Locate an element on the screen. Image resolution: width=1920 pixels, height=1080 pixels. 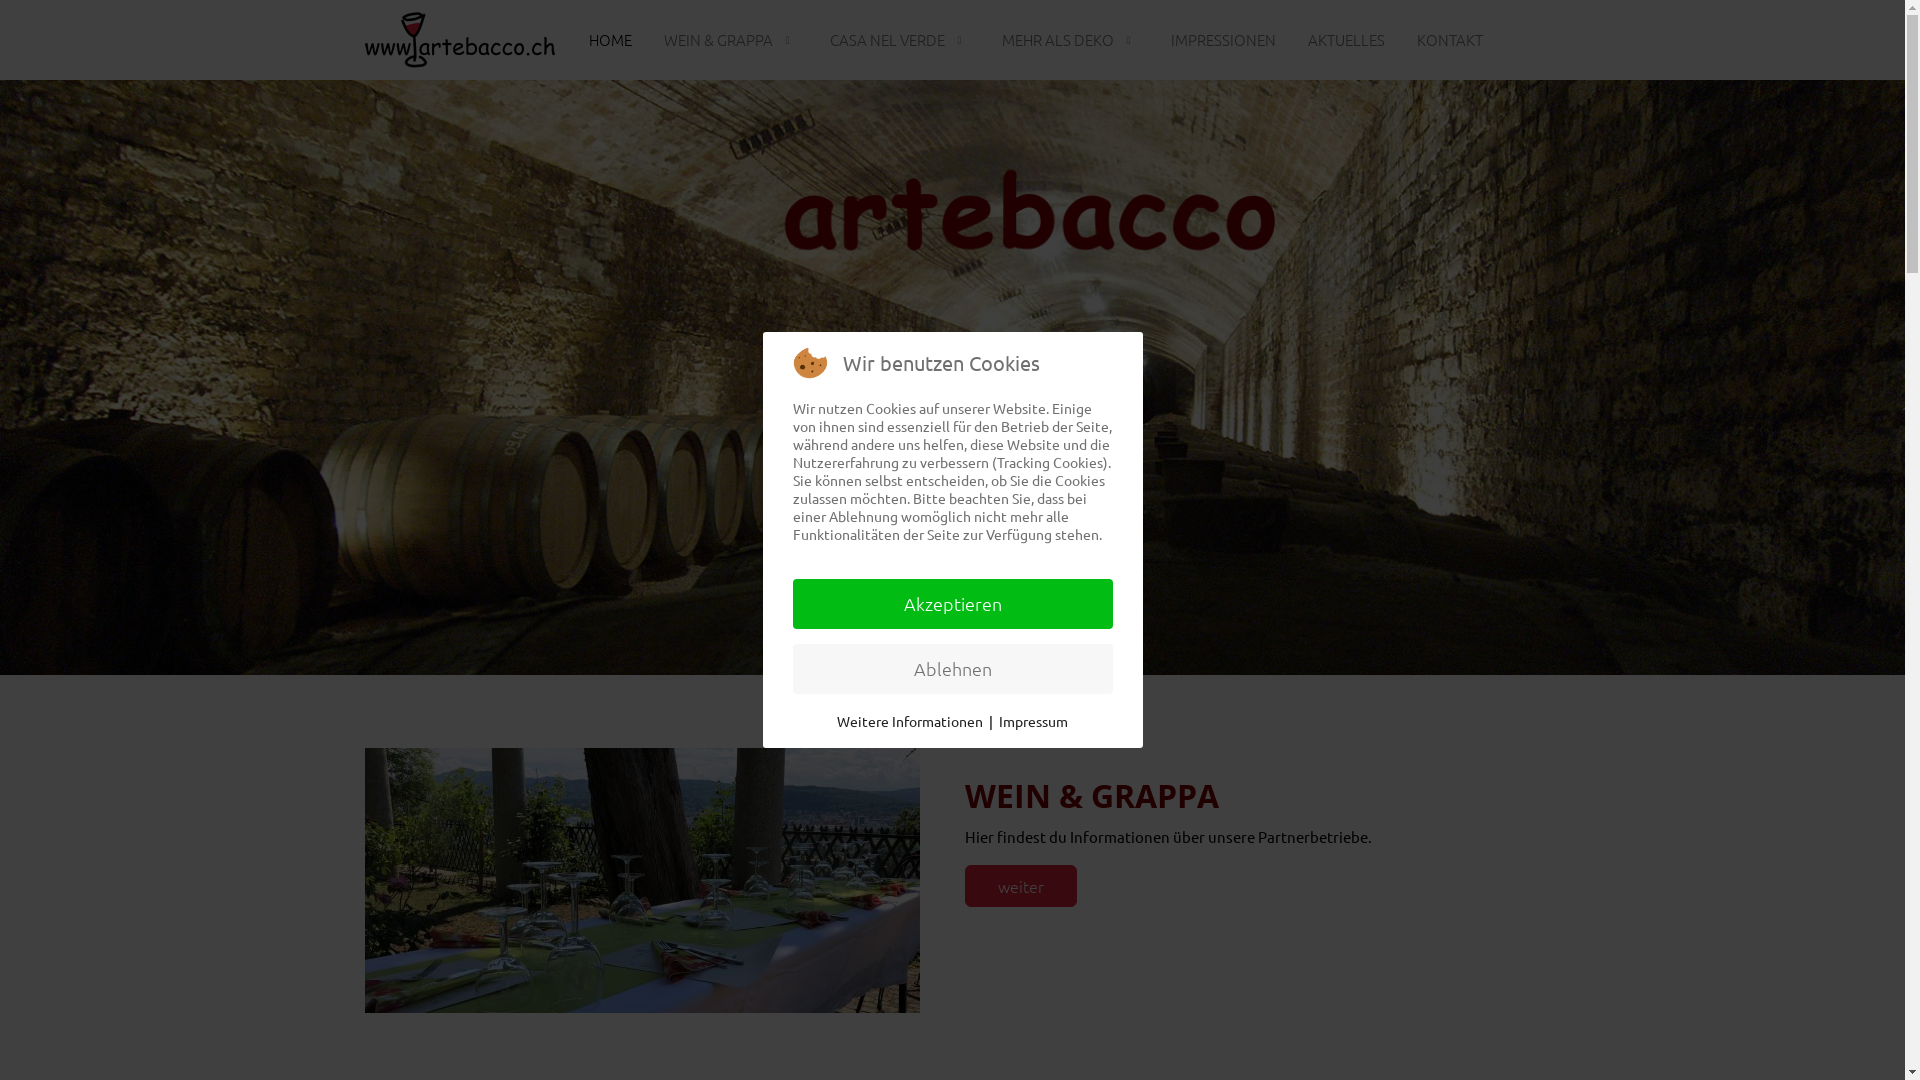
'CASA NEL VERDE' is located at coordinates (899, 39).